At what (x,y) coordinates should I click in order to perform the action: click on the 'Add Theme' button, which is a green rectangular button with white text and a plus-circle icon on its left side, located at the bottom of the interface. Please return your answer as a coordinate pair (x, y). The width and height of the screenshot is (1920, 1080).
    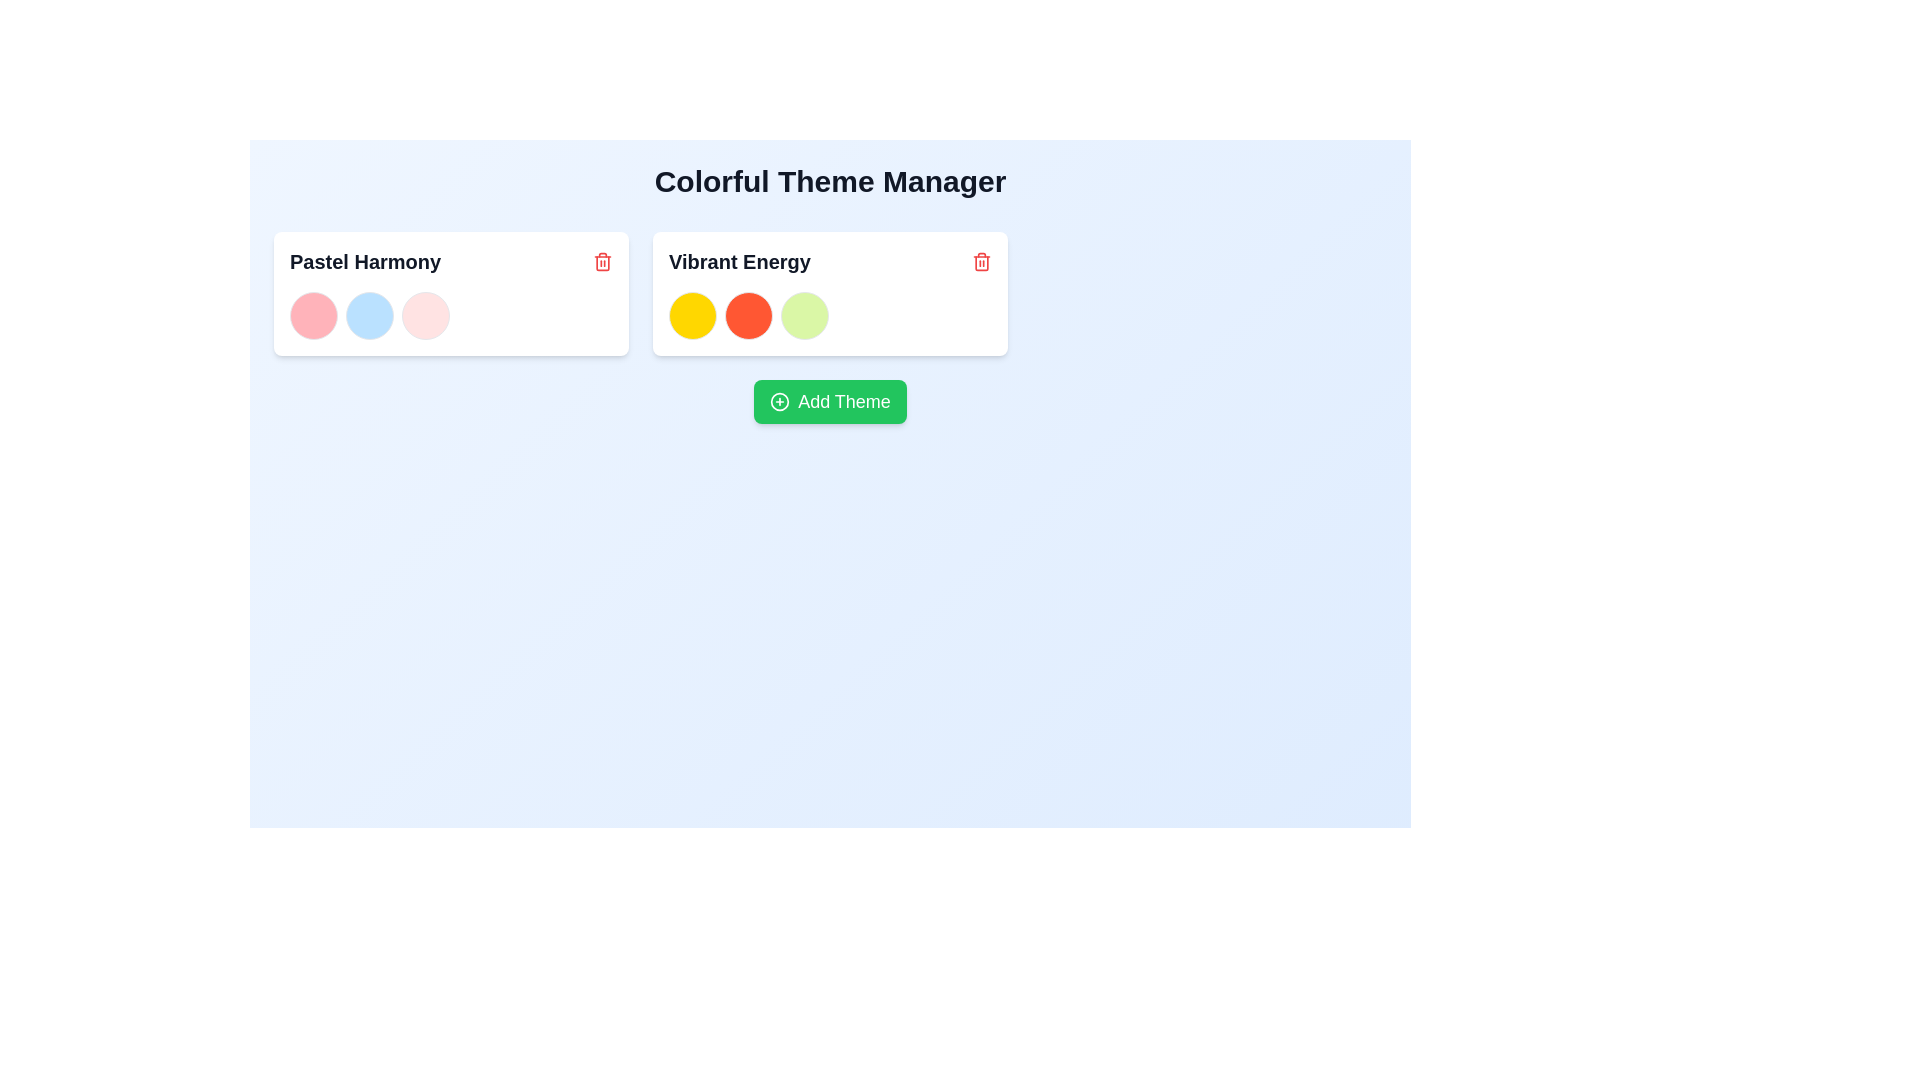
    Looking at the image, I should click on (830, 401).